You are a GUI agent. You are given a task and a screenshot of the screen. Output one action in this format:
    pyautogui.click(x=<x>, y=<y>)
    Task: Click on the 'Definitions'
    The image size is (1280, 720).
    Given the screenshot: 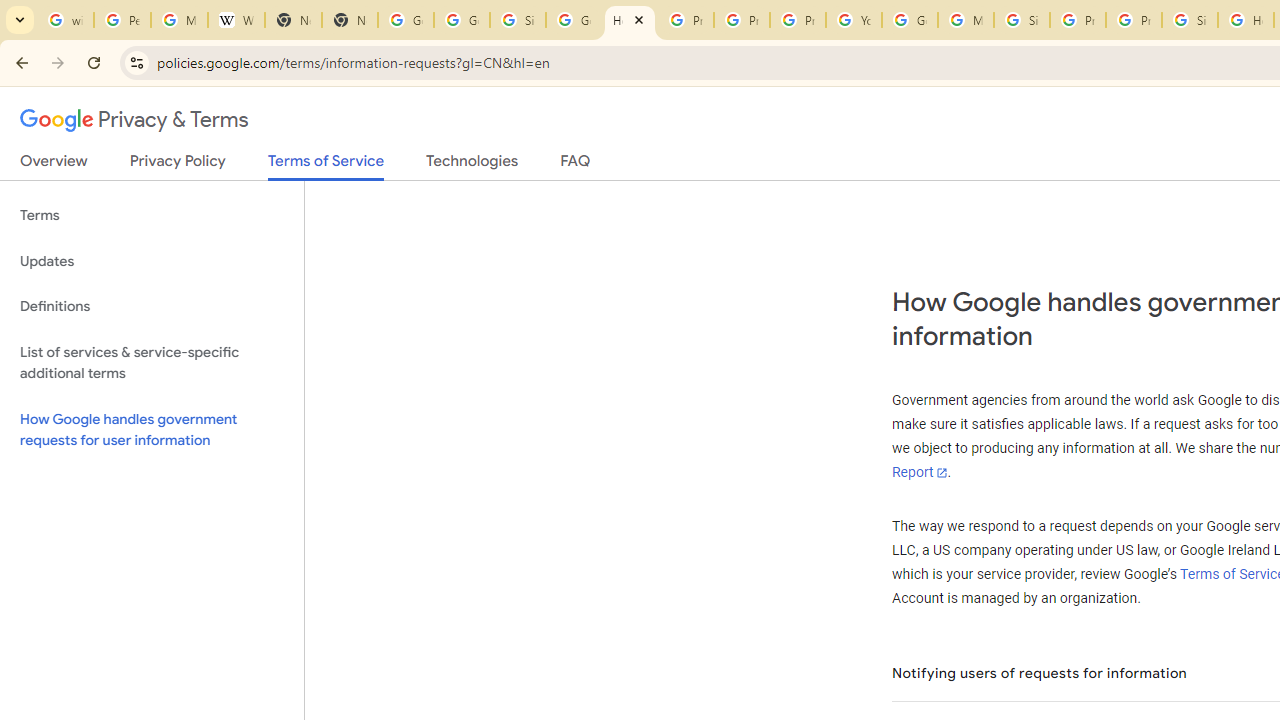 What is the action you would take?
    pyautogui.click(x=151, y=306)
    